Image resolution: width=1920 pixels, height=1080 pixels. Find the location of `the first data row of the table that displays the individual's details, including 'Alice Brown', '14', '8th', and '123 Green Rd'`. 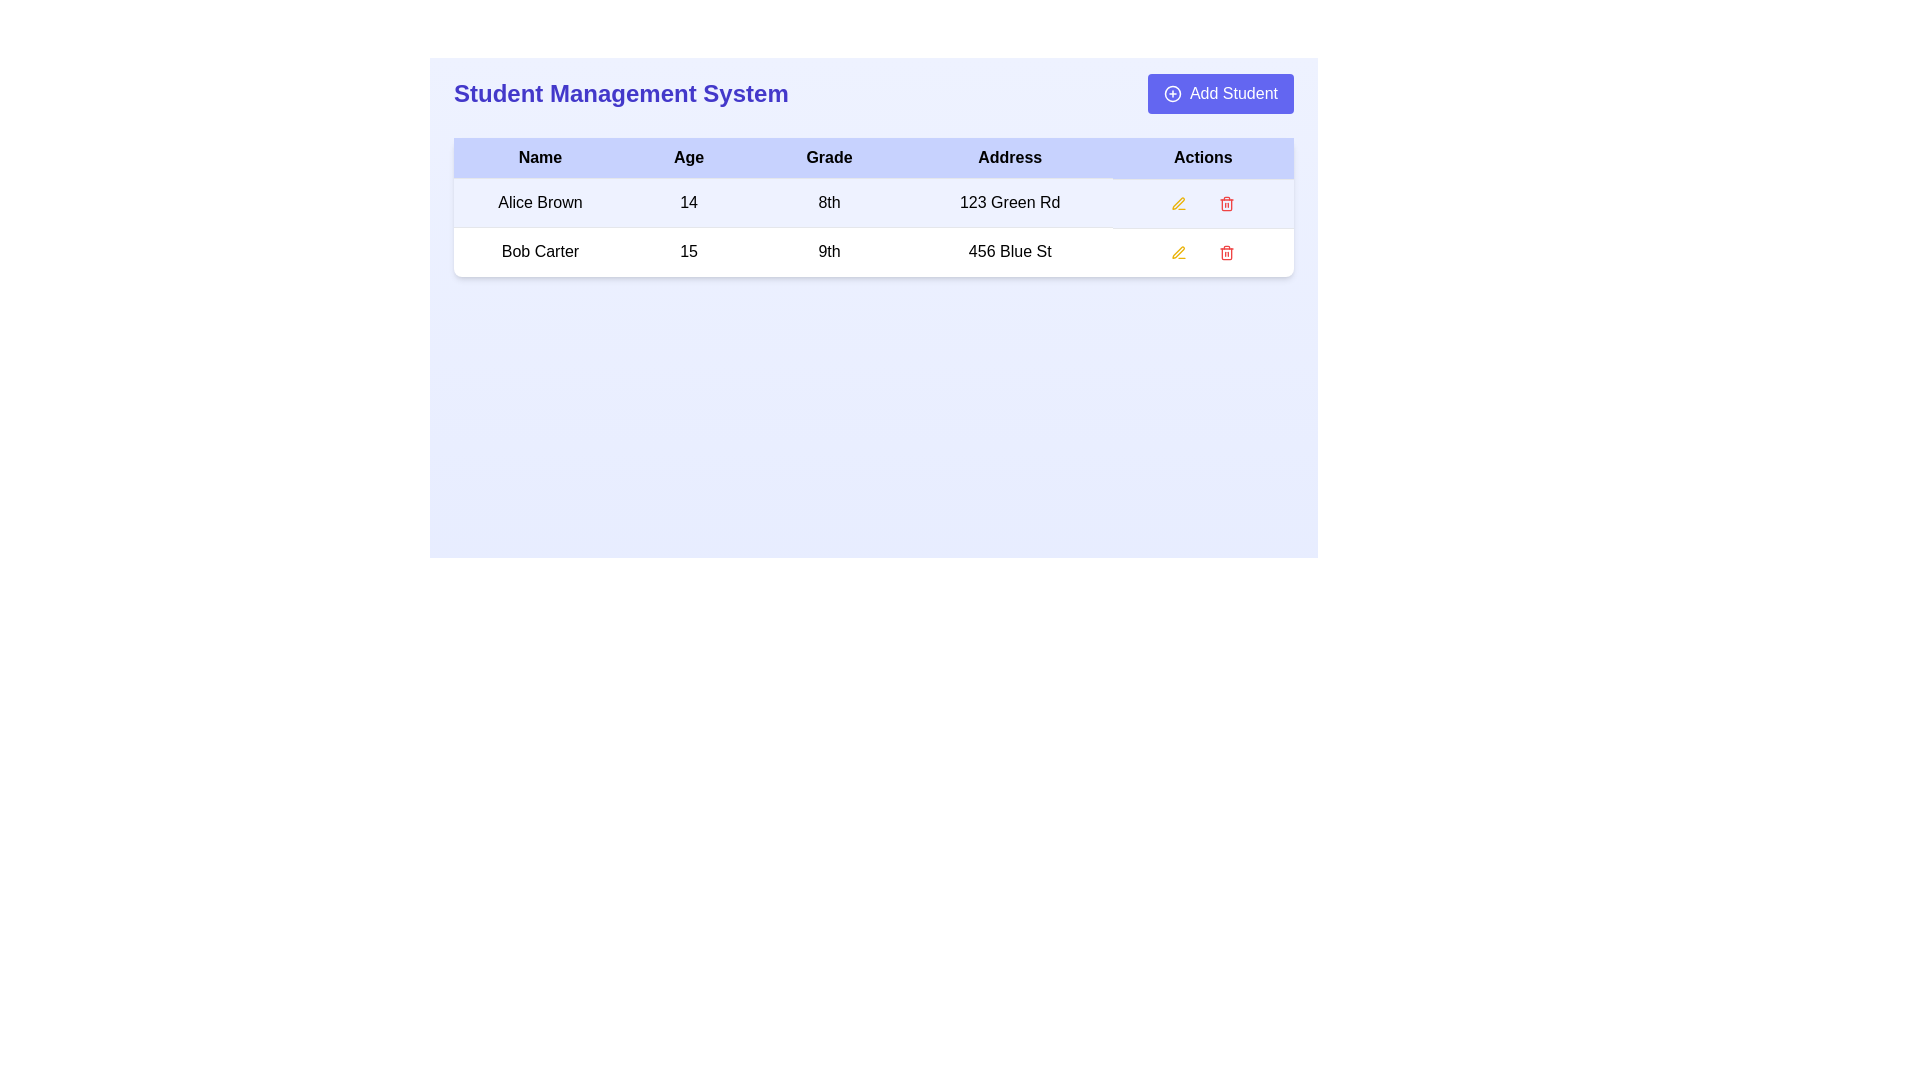

the first data row of the table that displays the individual's details, including 'Alice Brown', '14', '8th', and '123 Green Rd' is located at coordinates (873, 226).